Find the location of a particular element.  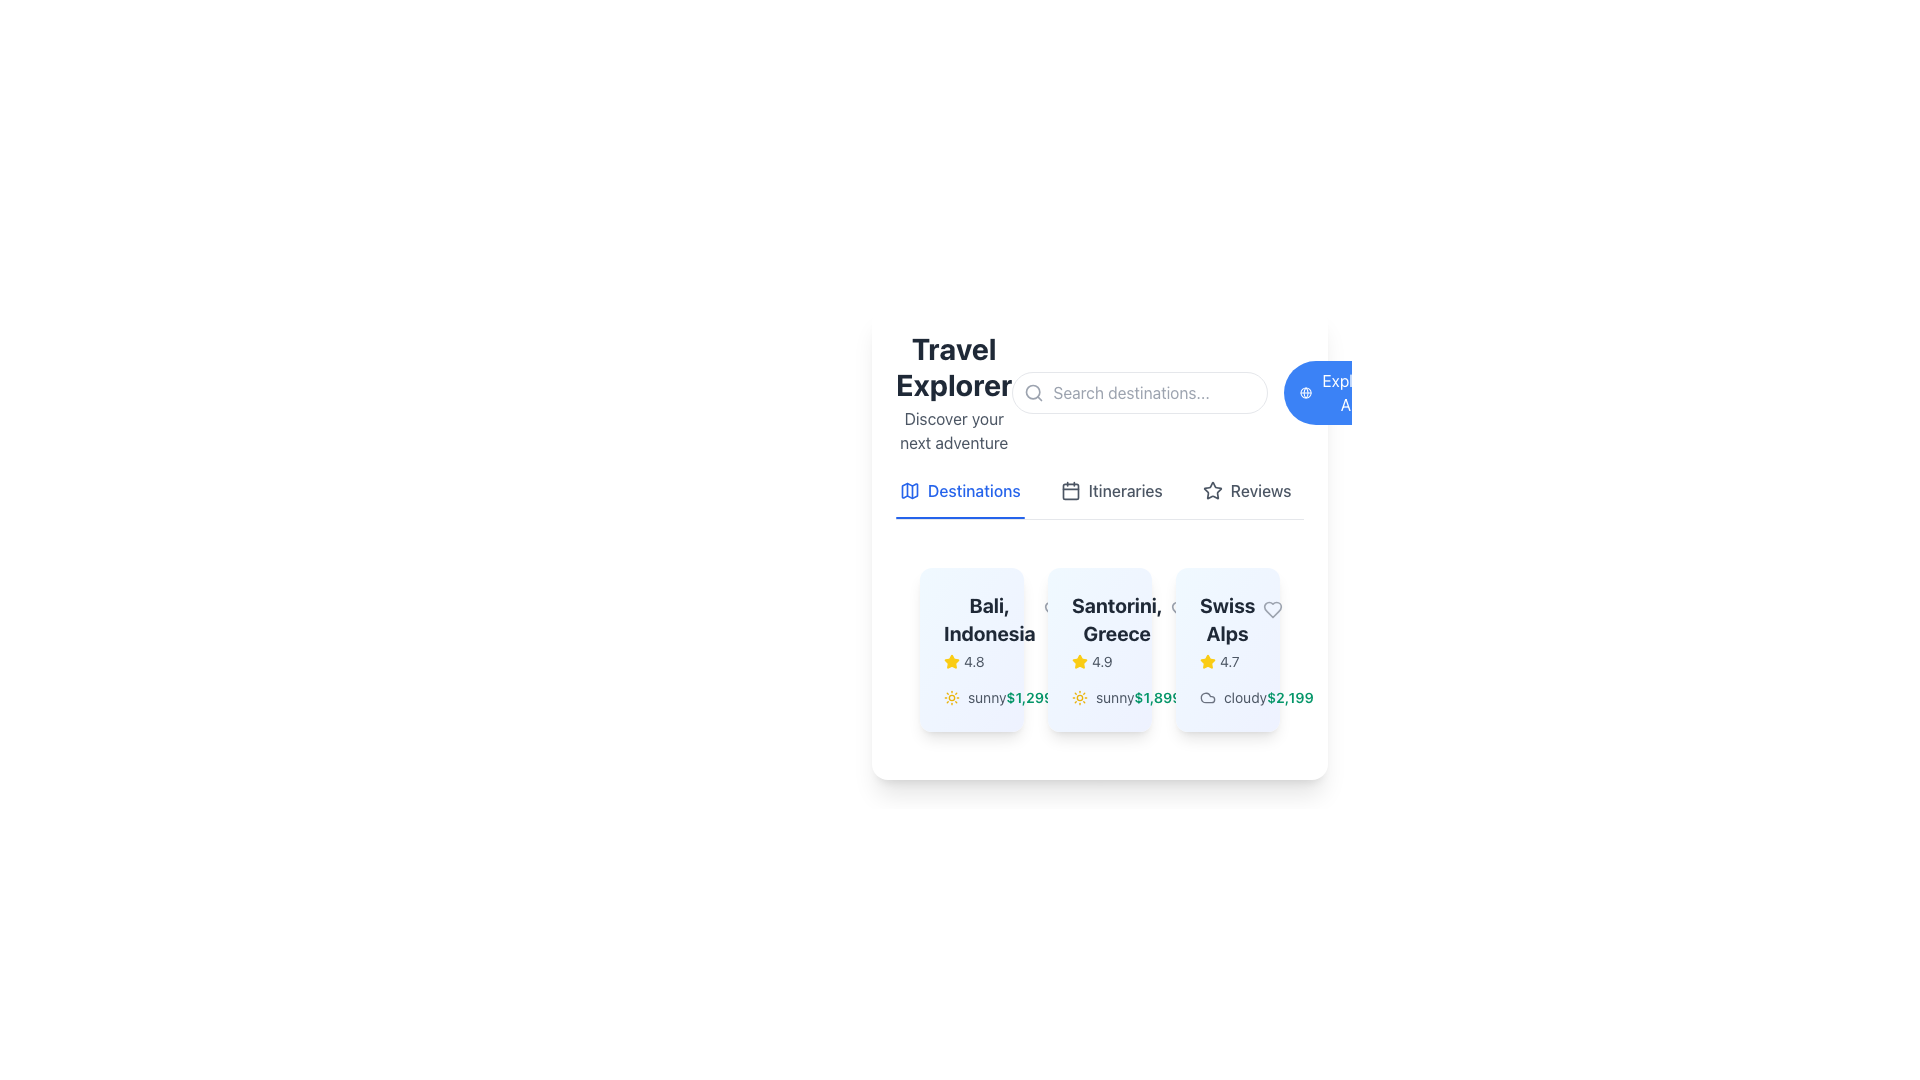

value from the rating indicator text label located in the second card of the 'Santorini, Greece' section, which is visually represented alongside a star icon is located at coordinates (1101, 662).